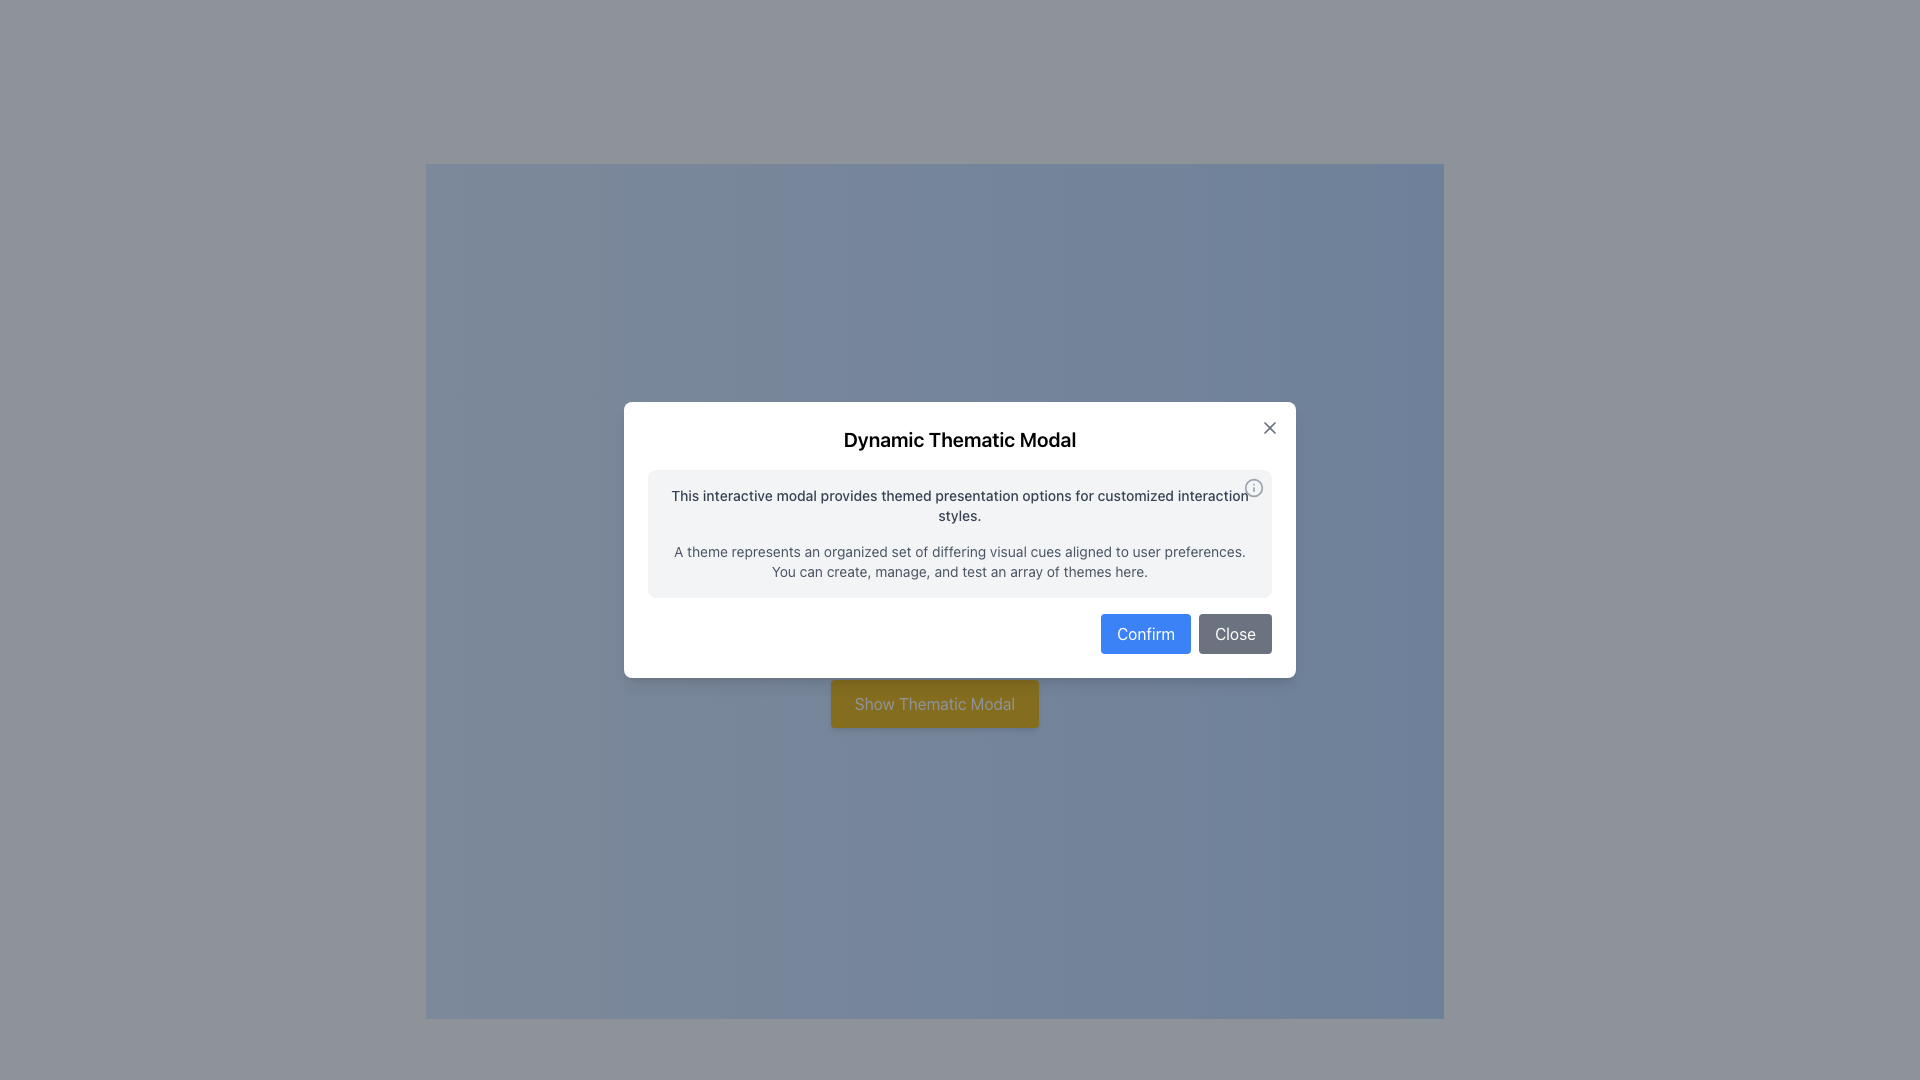 Image resolution: width=1920 pixels, height=1080 pixels. I want to click on the Static informational panel located within the 'Dynamic Thematic Modal', which has a light gray background and contains textual information, positioned below the modal's title, so click(960, 532).